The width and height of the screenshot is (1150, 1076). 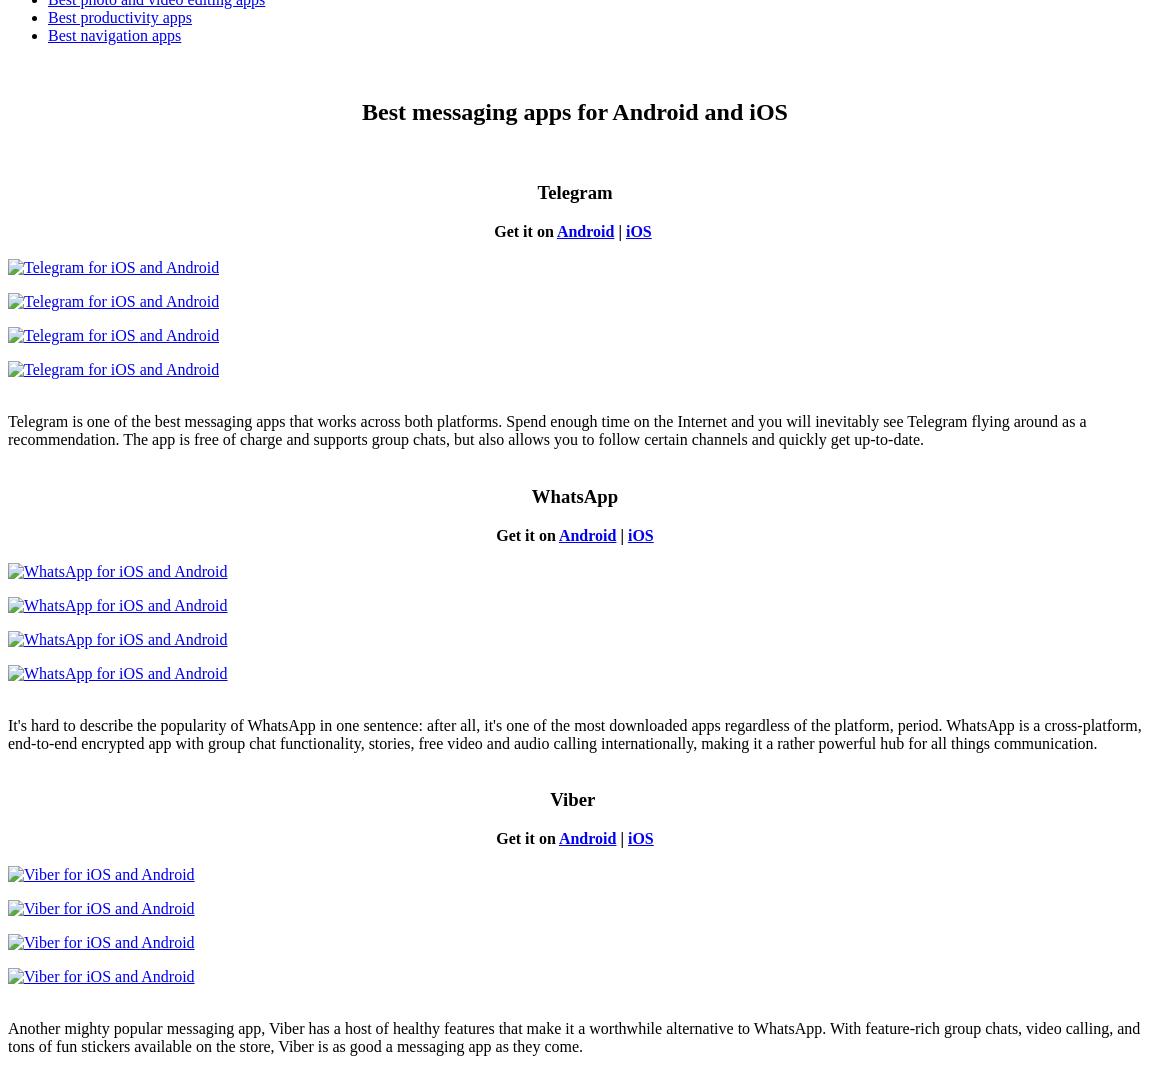 What do you see at coordinates (574, 110) in the screenshot?
I see `'Best messaging apps for Android and iOS'` at bounding box center [574, 110].